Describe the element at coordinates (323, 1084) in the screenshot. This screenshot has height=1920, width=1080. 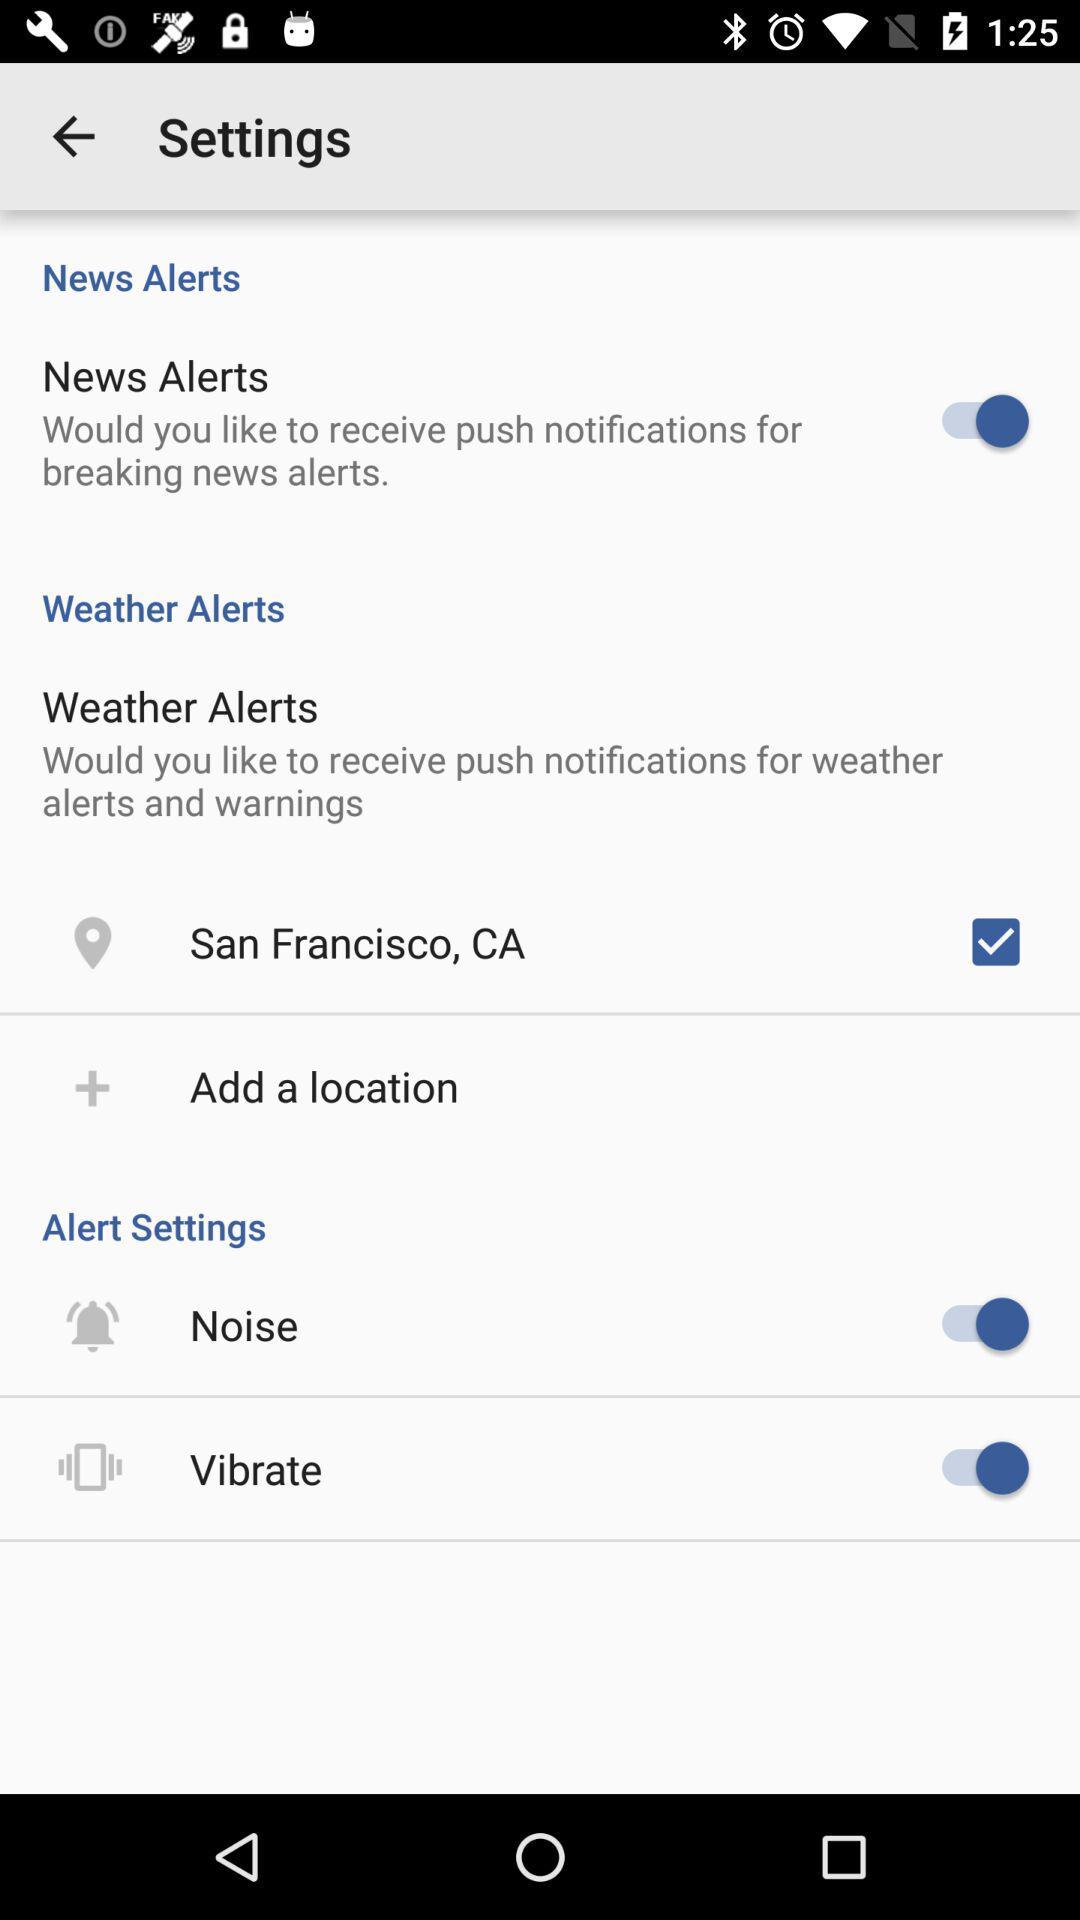
I see `the item above alert settings icon` at that location.